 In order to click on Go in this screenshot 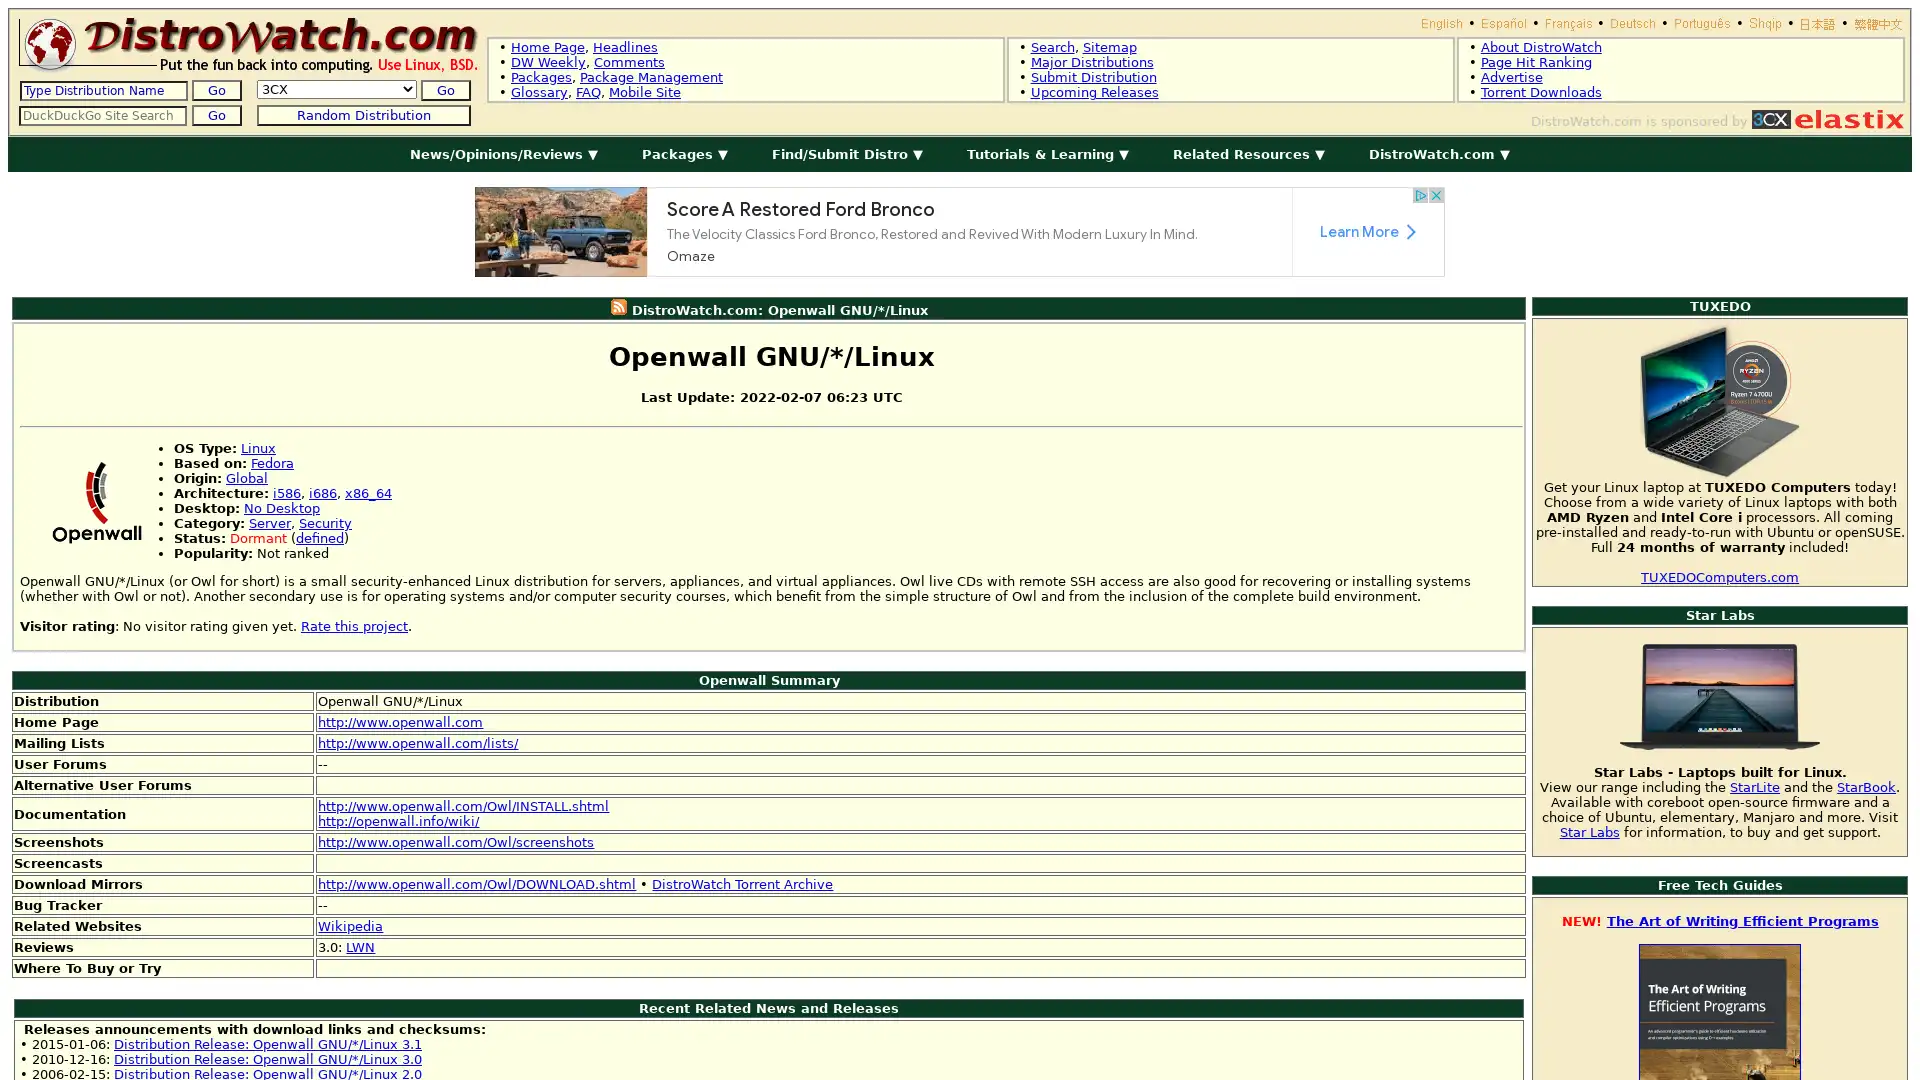, I will do `click(444, 90)`.